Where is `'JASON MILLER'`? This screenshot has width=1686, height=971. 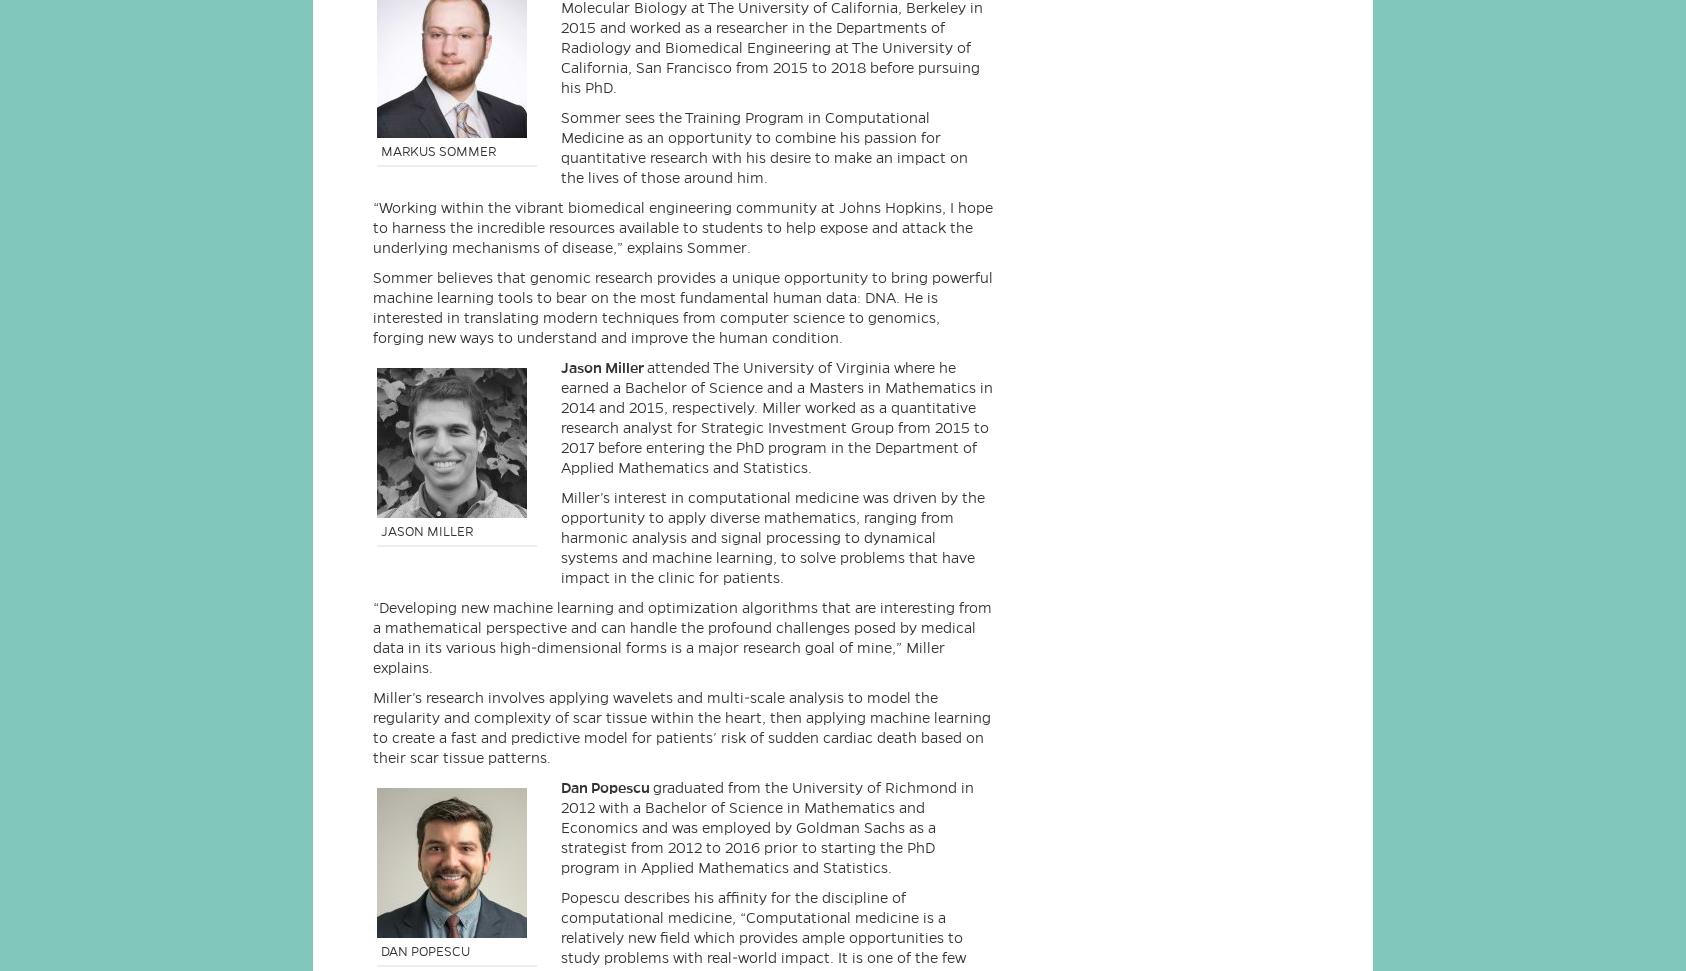 'JASON MILLER' is located at coordinates (427, 529).